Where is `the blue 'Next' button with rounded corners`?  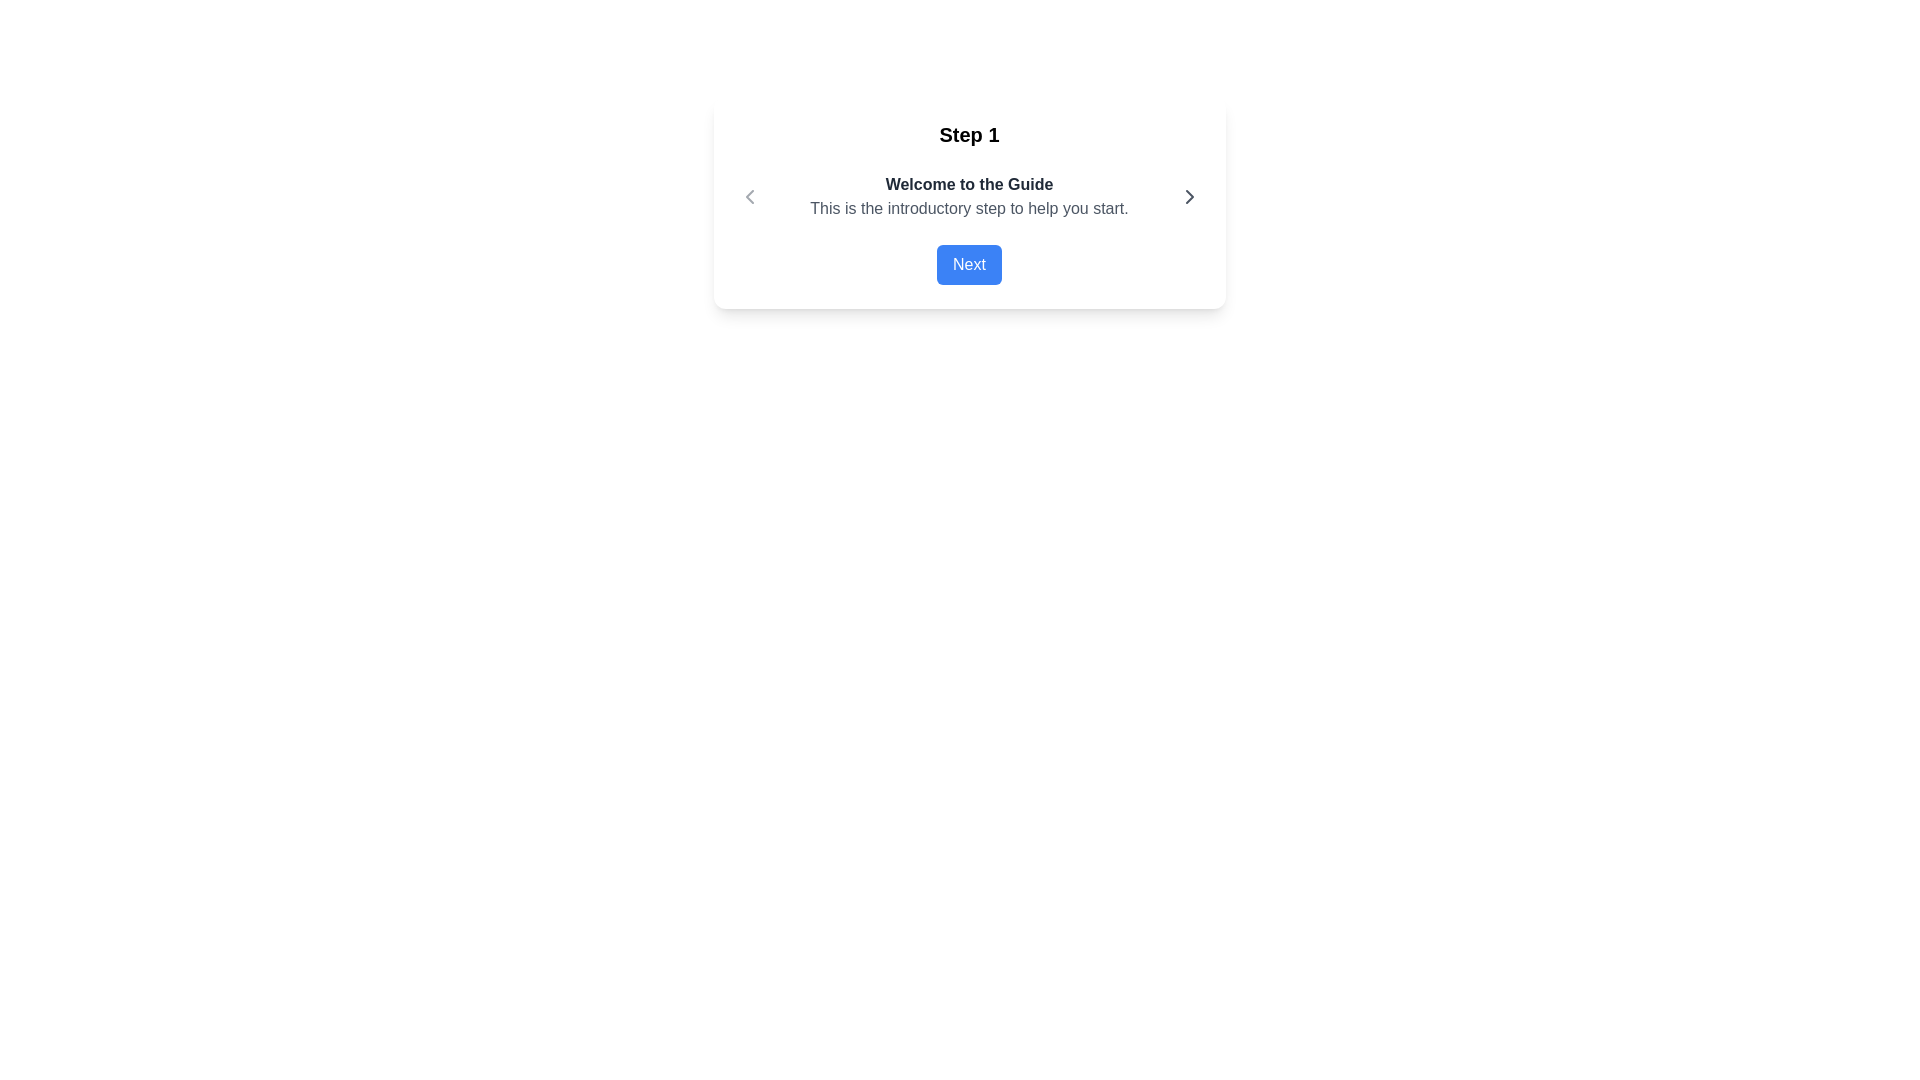
the blue 'Next' button with rounded corners is located at coordinates (969, 264).